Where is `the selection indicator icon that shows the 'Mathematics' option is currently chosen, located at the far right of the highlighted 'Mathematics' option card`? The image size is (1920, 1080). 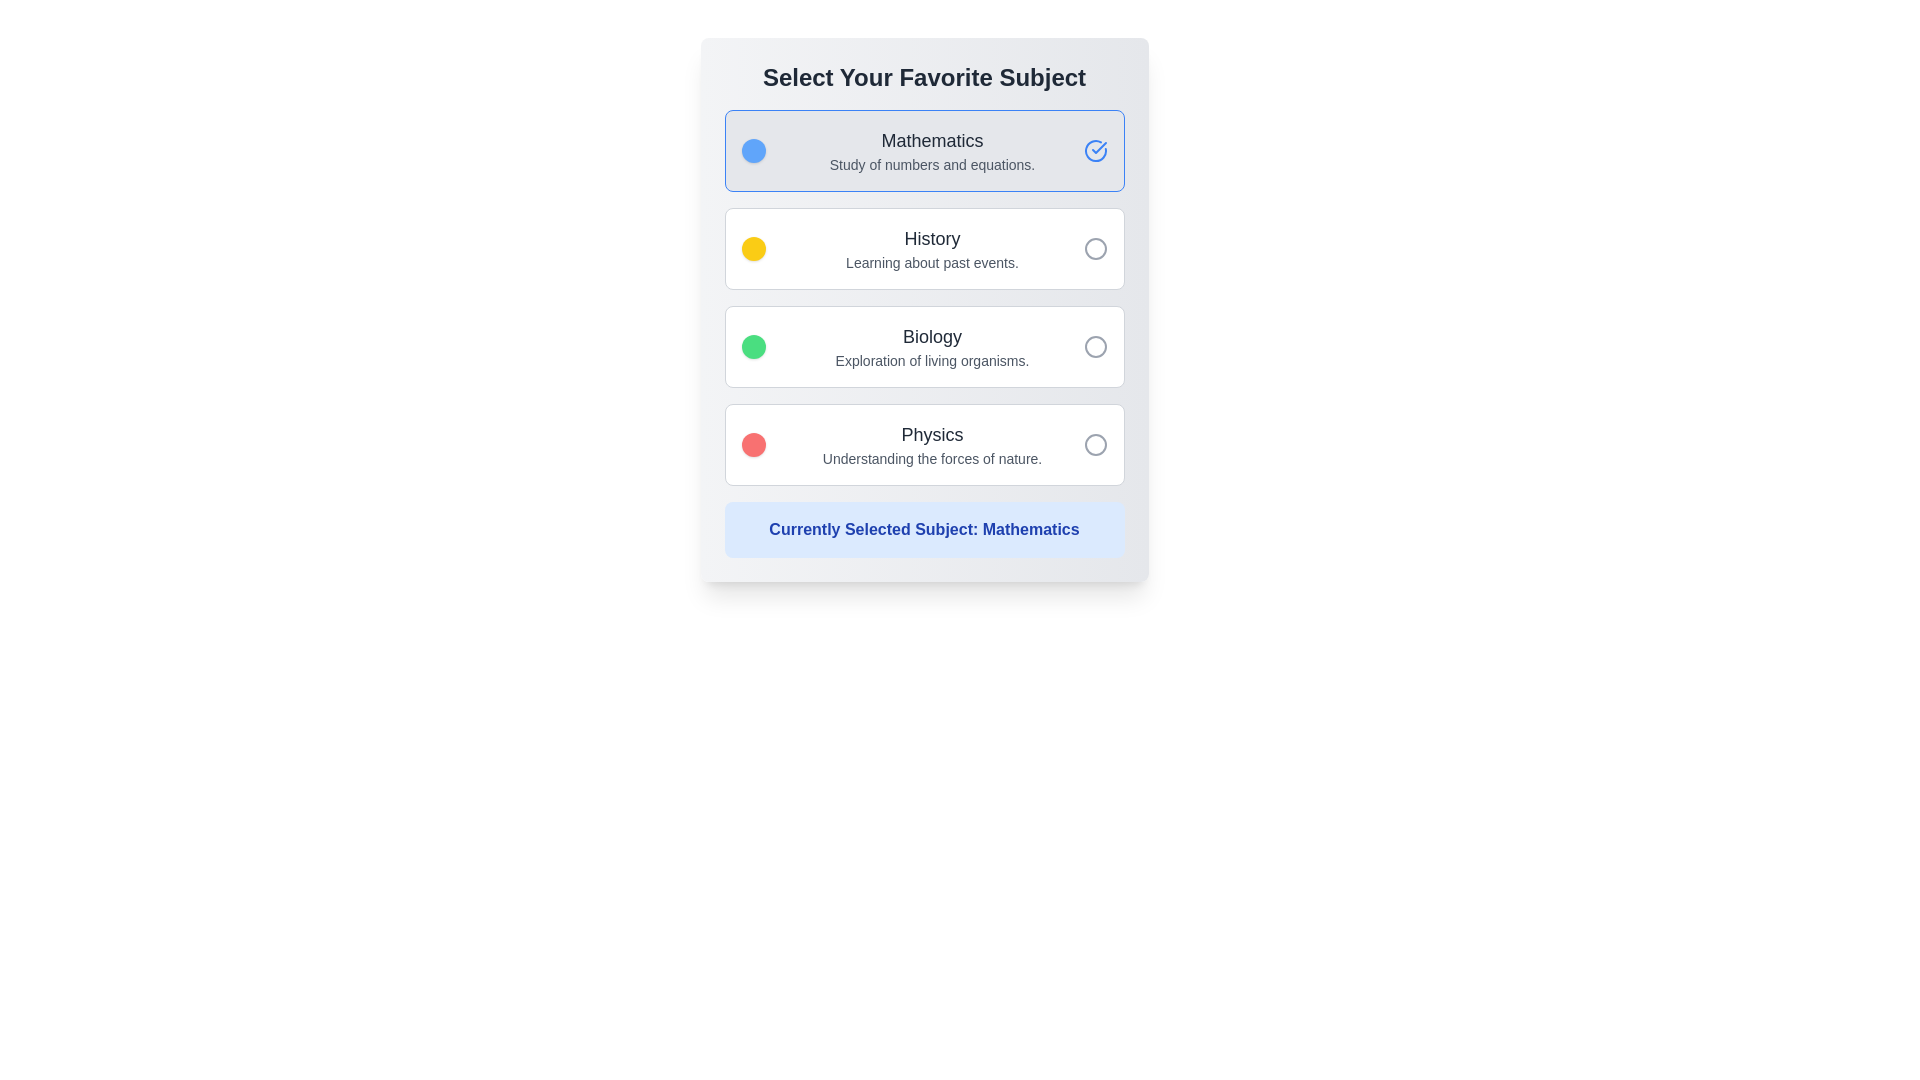
the selection indicator icon that shows the 'Mathematics' option is currently chosen, located at the far right of the highlighted 'Mathematics' option card is located at coordinates (1094, 149).